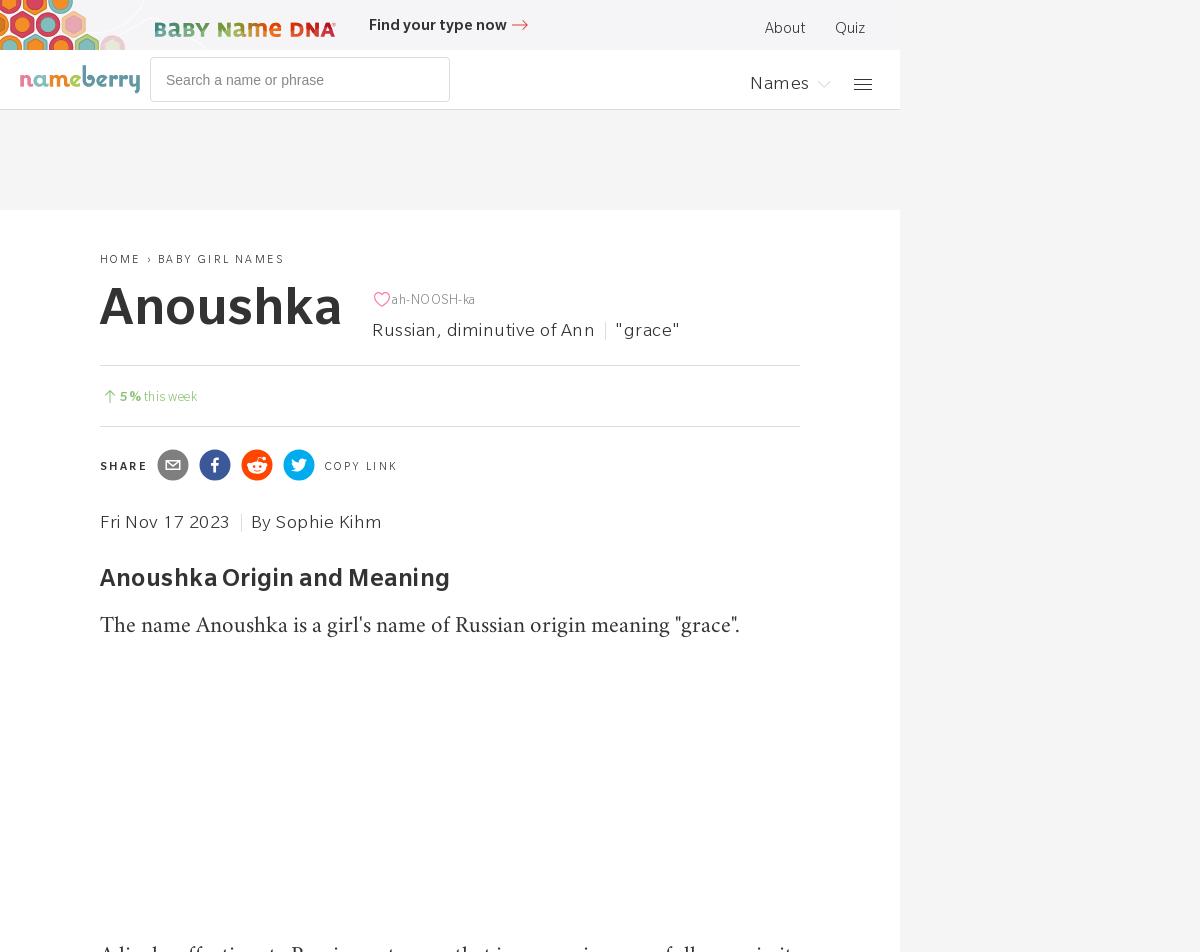  I want to click on 'Copy link', so click(361, 466).